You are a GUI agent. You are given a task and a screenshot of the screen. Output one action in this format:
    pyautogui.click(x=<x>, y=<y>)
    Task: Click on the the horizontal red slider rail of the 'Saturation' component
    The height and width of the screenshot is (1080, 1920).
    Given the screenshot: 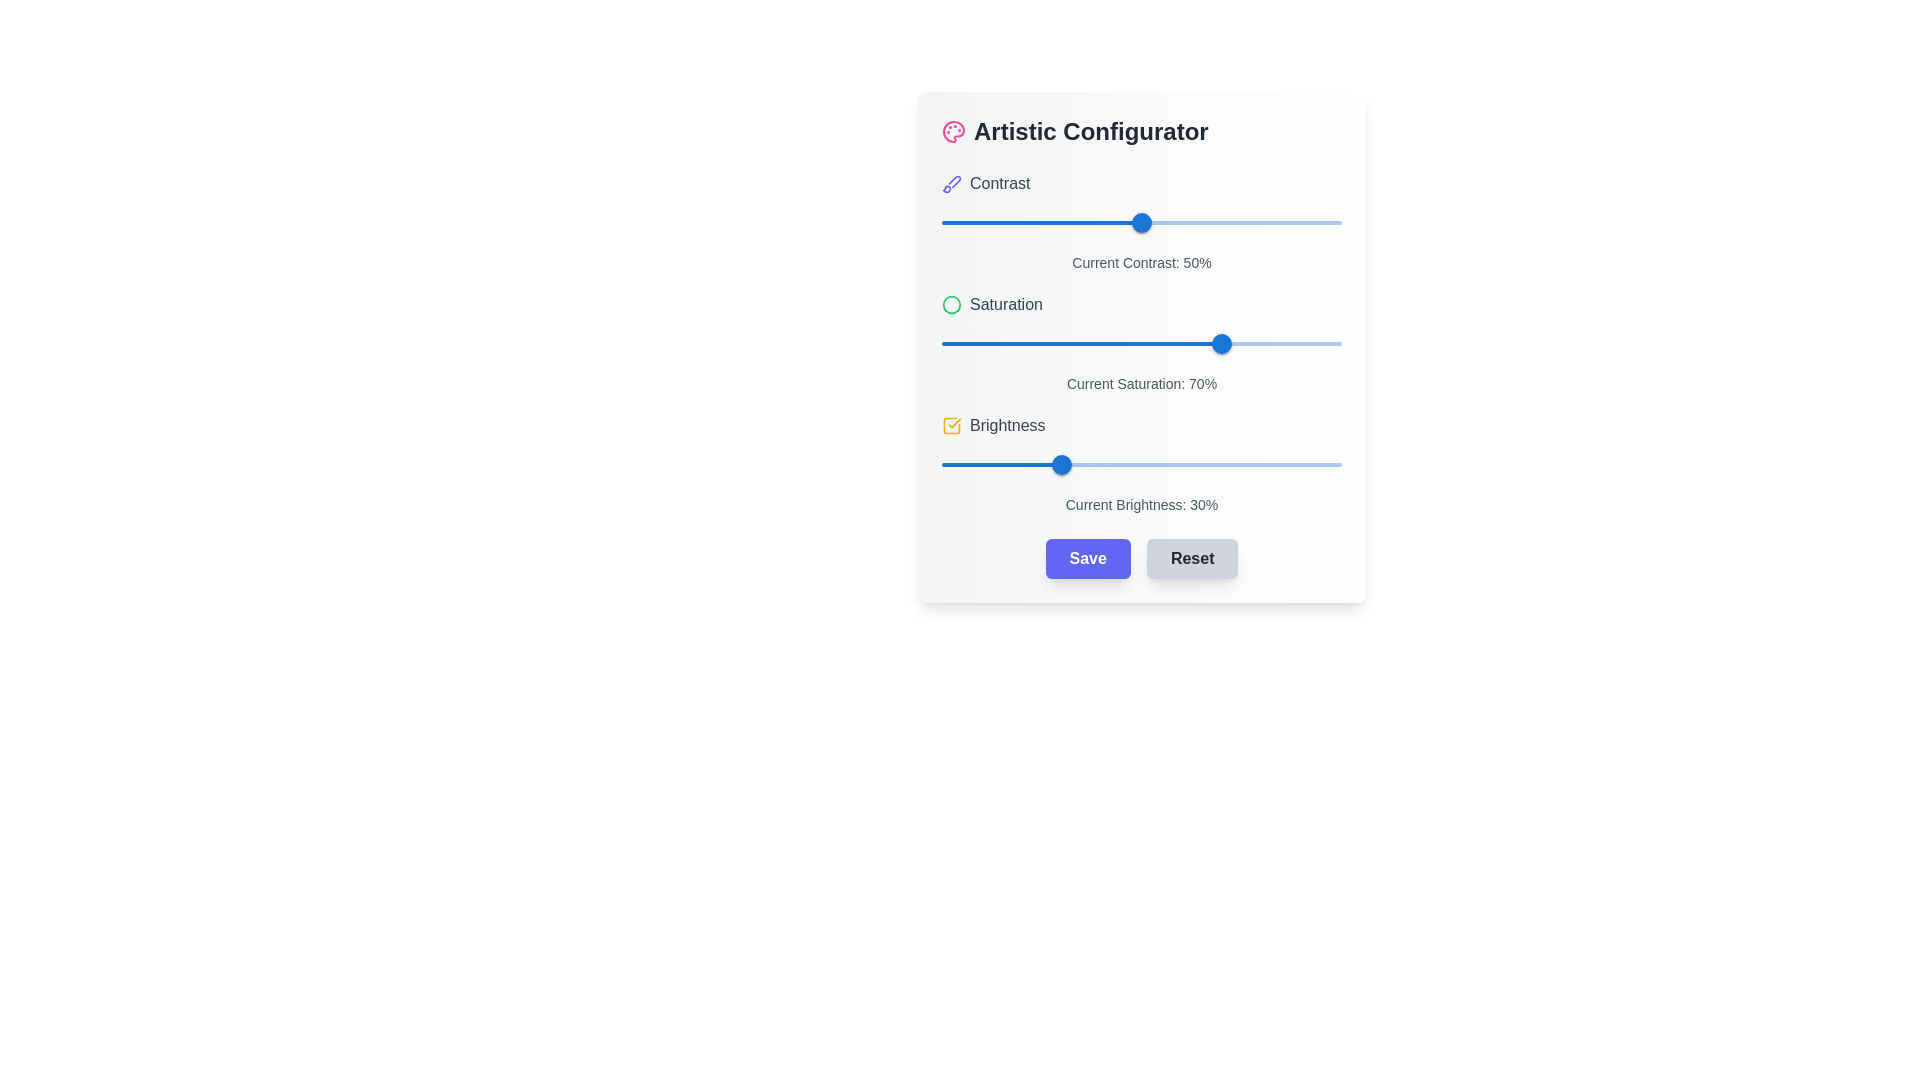 What is the action you would take?
    pyautogui.click(x=1142, y=342)
    